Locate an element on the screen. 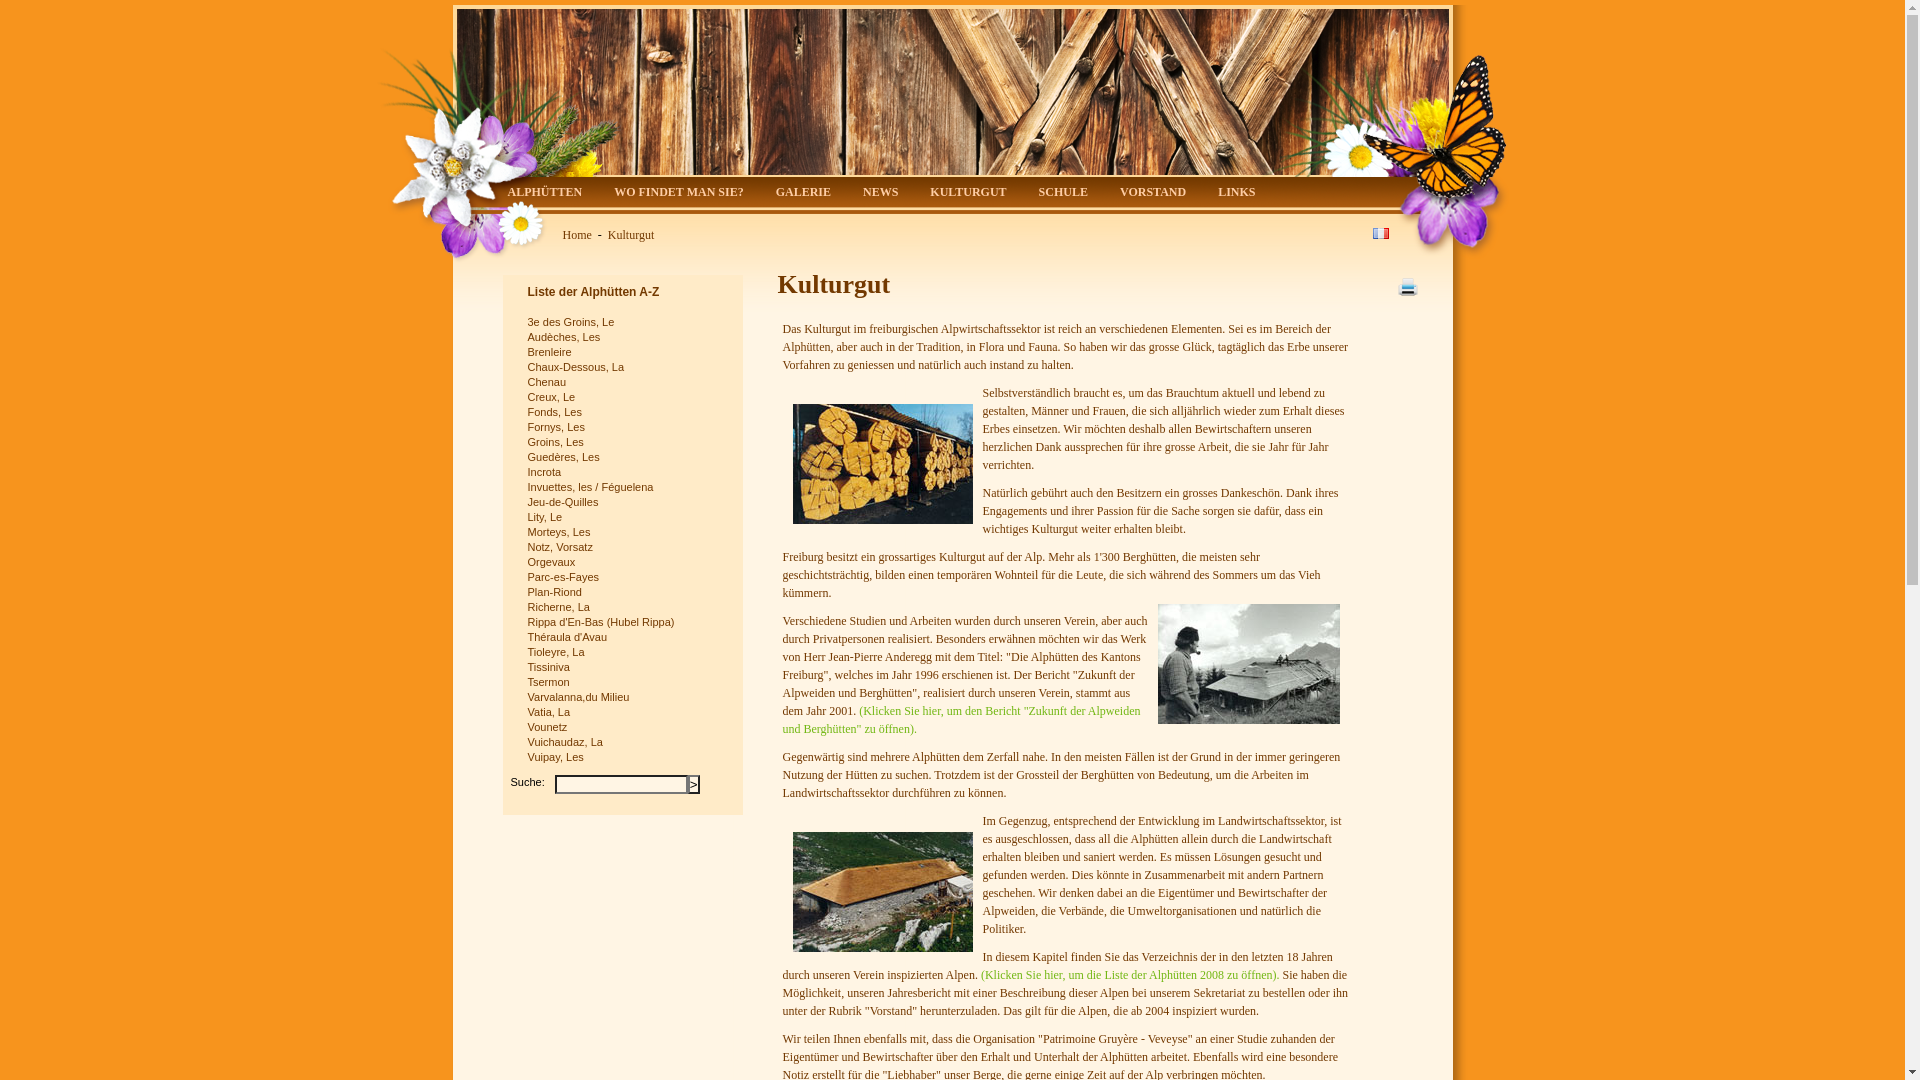 This screenshot has height=1080, width=1920. 'Notz, Vorsatz' is located at coordinates (624, 547).